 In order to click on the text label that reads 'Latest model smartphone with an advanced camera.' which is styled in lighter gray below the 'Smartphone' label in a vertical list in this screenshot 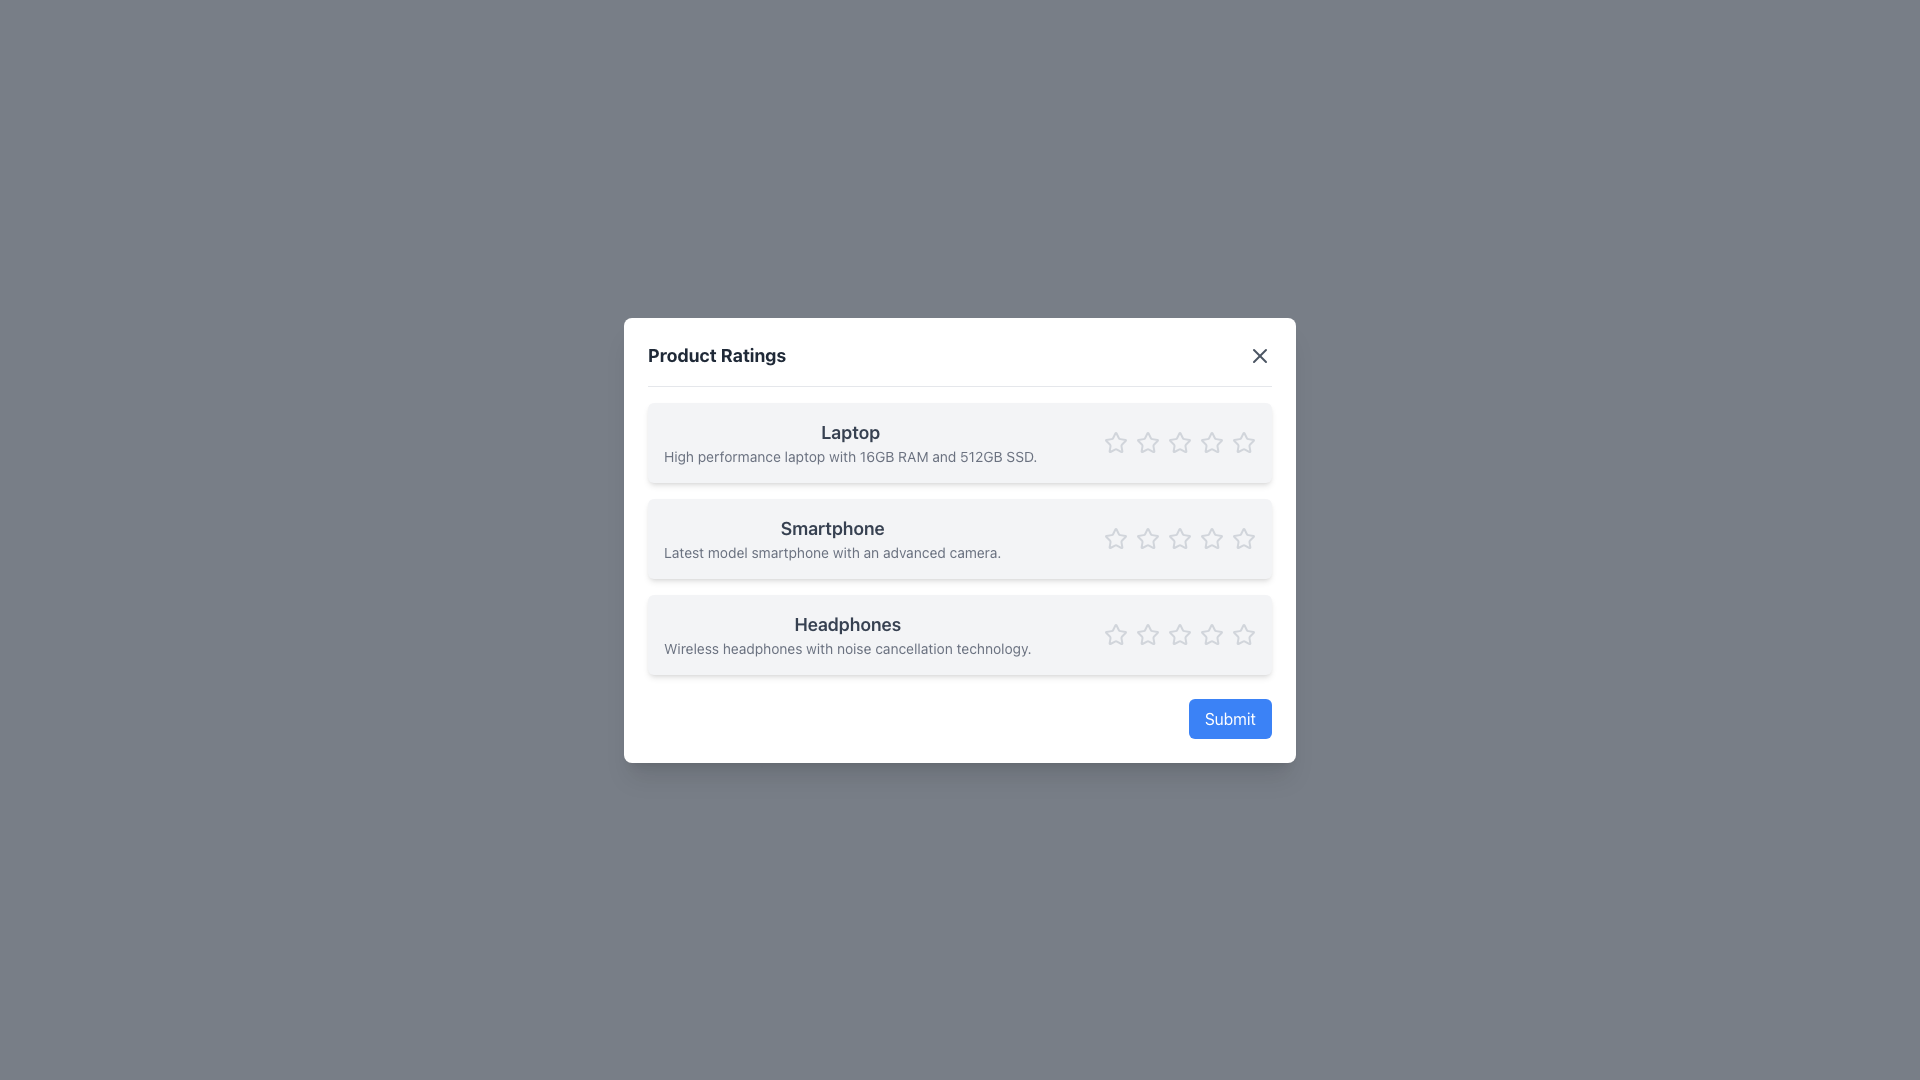, I will do `click(832, 552)`.